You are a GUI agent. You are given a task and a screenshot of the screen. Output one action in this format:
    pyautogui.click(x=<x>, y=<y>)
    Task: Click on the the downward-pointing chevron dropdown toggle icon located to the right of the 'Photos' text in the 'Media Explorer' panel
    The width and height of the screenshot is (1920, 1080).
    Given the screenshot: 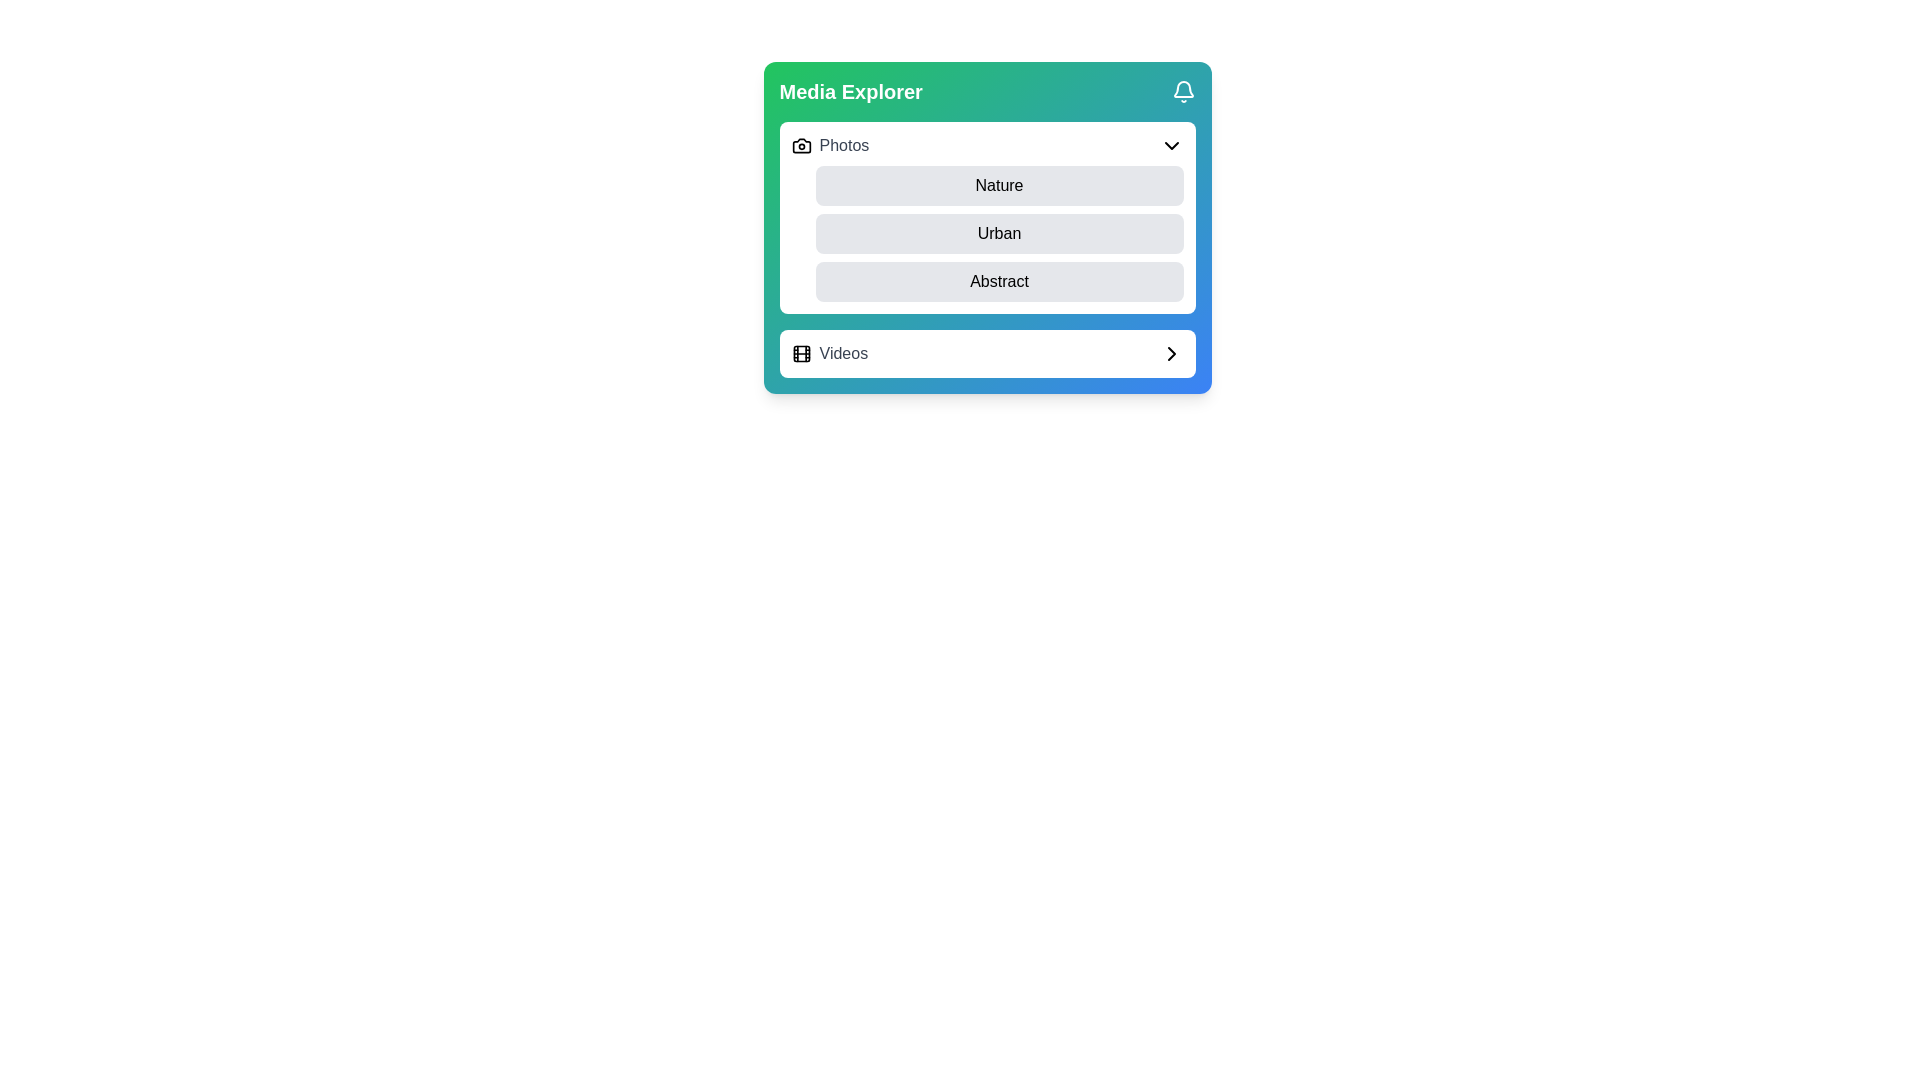 What is the action you would take?
    pyautogui.click(x=1171, y=145)
    